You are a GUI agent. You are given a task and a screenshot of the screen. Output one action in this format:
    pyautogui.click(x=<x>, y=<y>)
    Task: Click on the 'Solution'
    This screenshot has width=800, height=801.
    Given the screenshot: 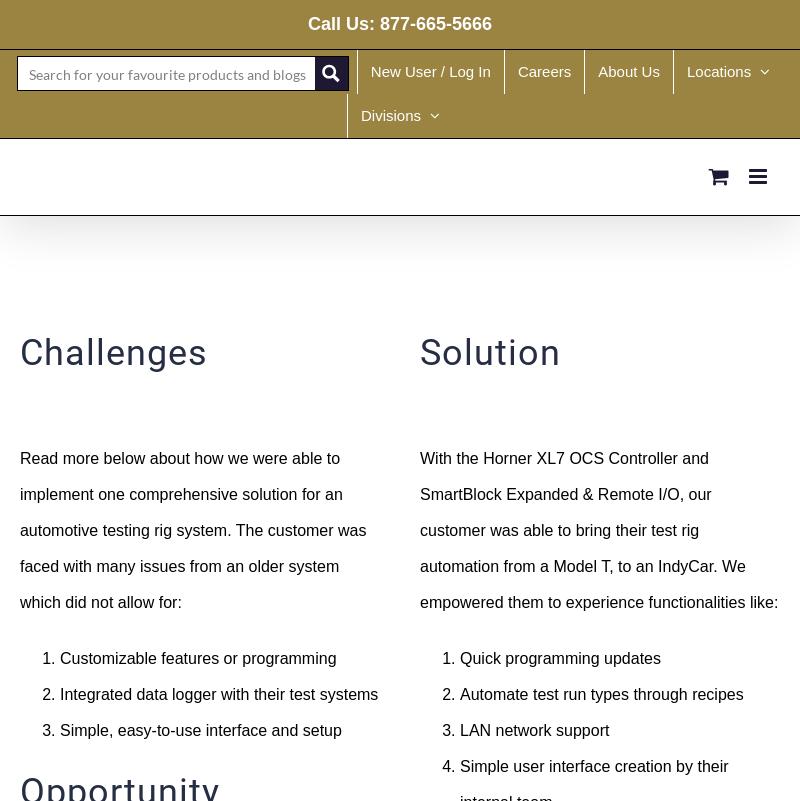 What is the action you would take?
    pyautogui.click(x=420, y=351)
    